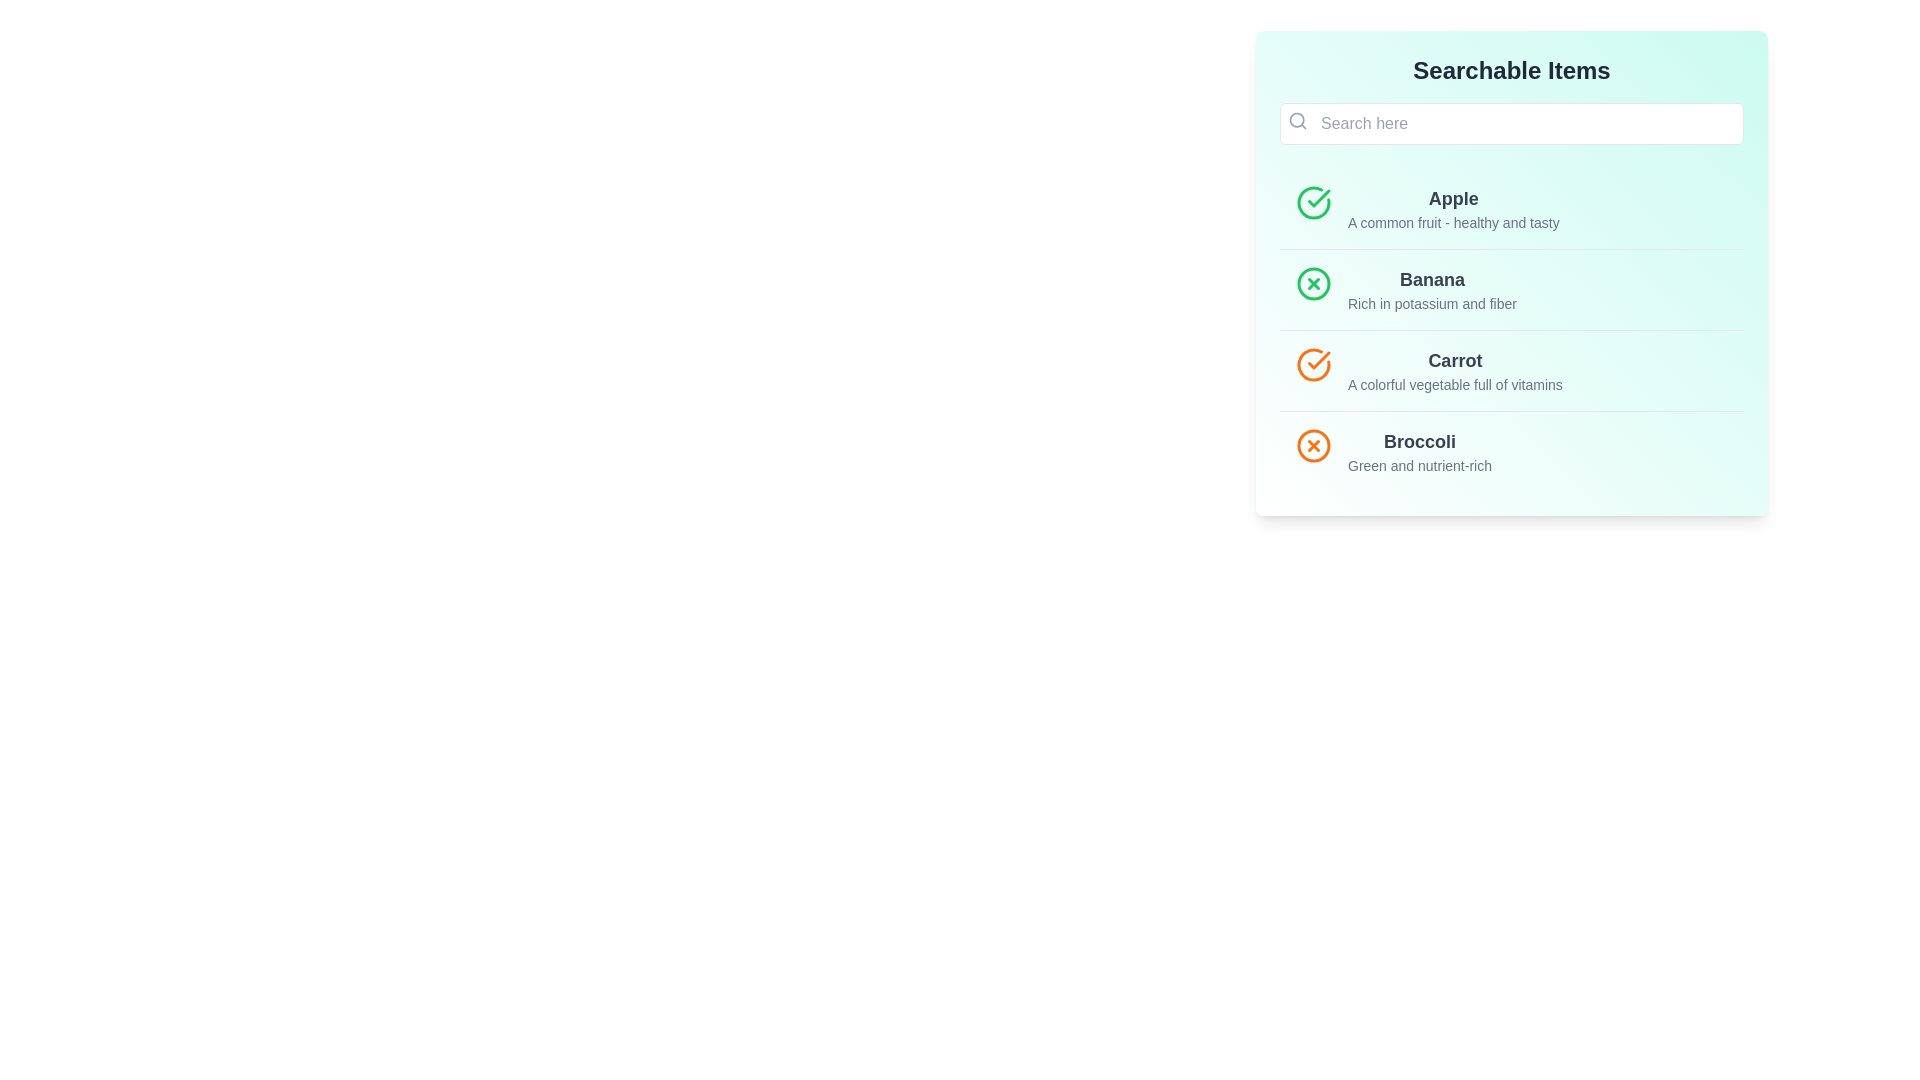  Describe the element at coordinates (1314, 445) in the screenshot. I see `the icon next to the Broccoli item` at that location.